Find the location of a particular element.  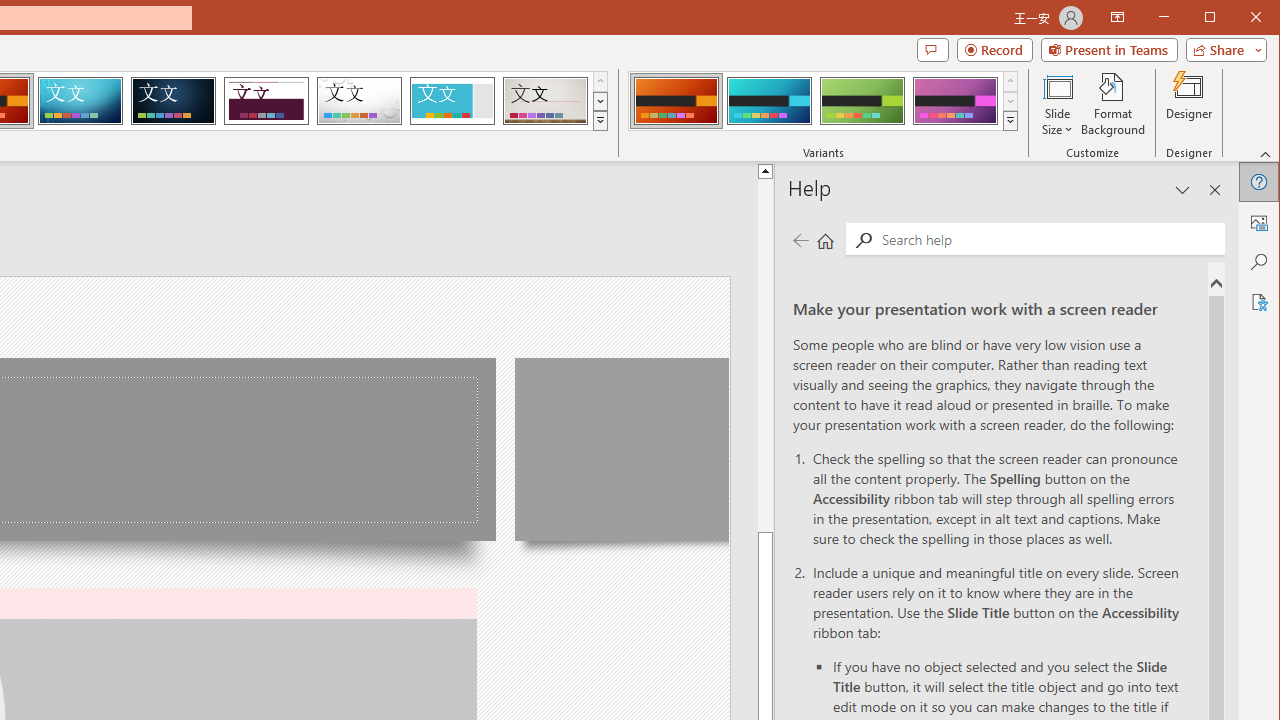

'Frame' is located at coordinates (451, 100).